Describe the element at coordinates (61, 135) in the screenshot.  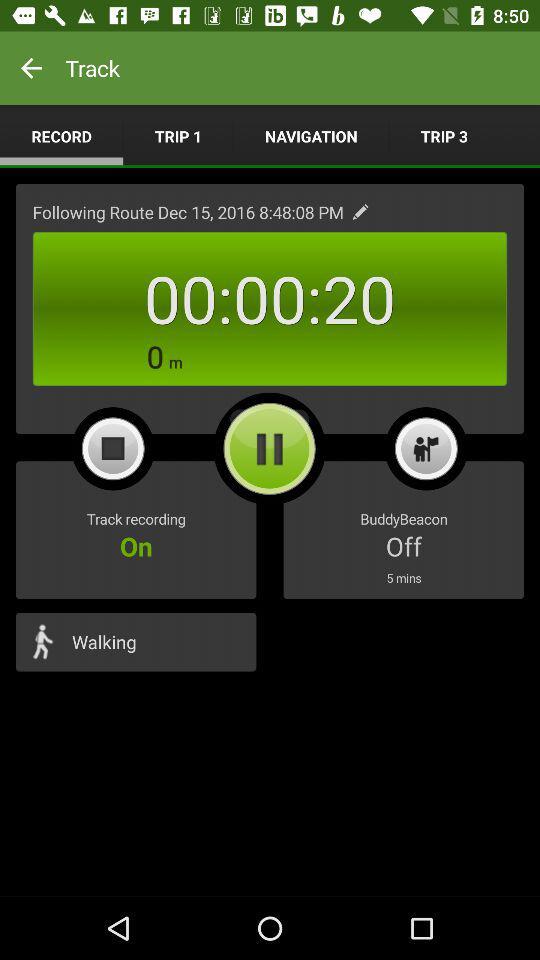
I see `the item next to the trip 1` at that location.